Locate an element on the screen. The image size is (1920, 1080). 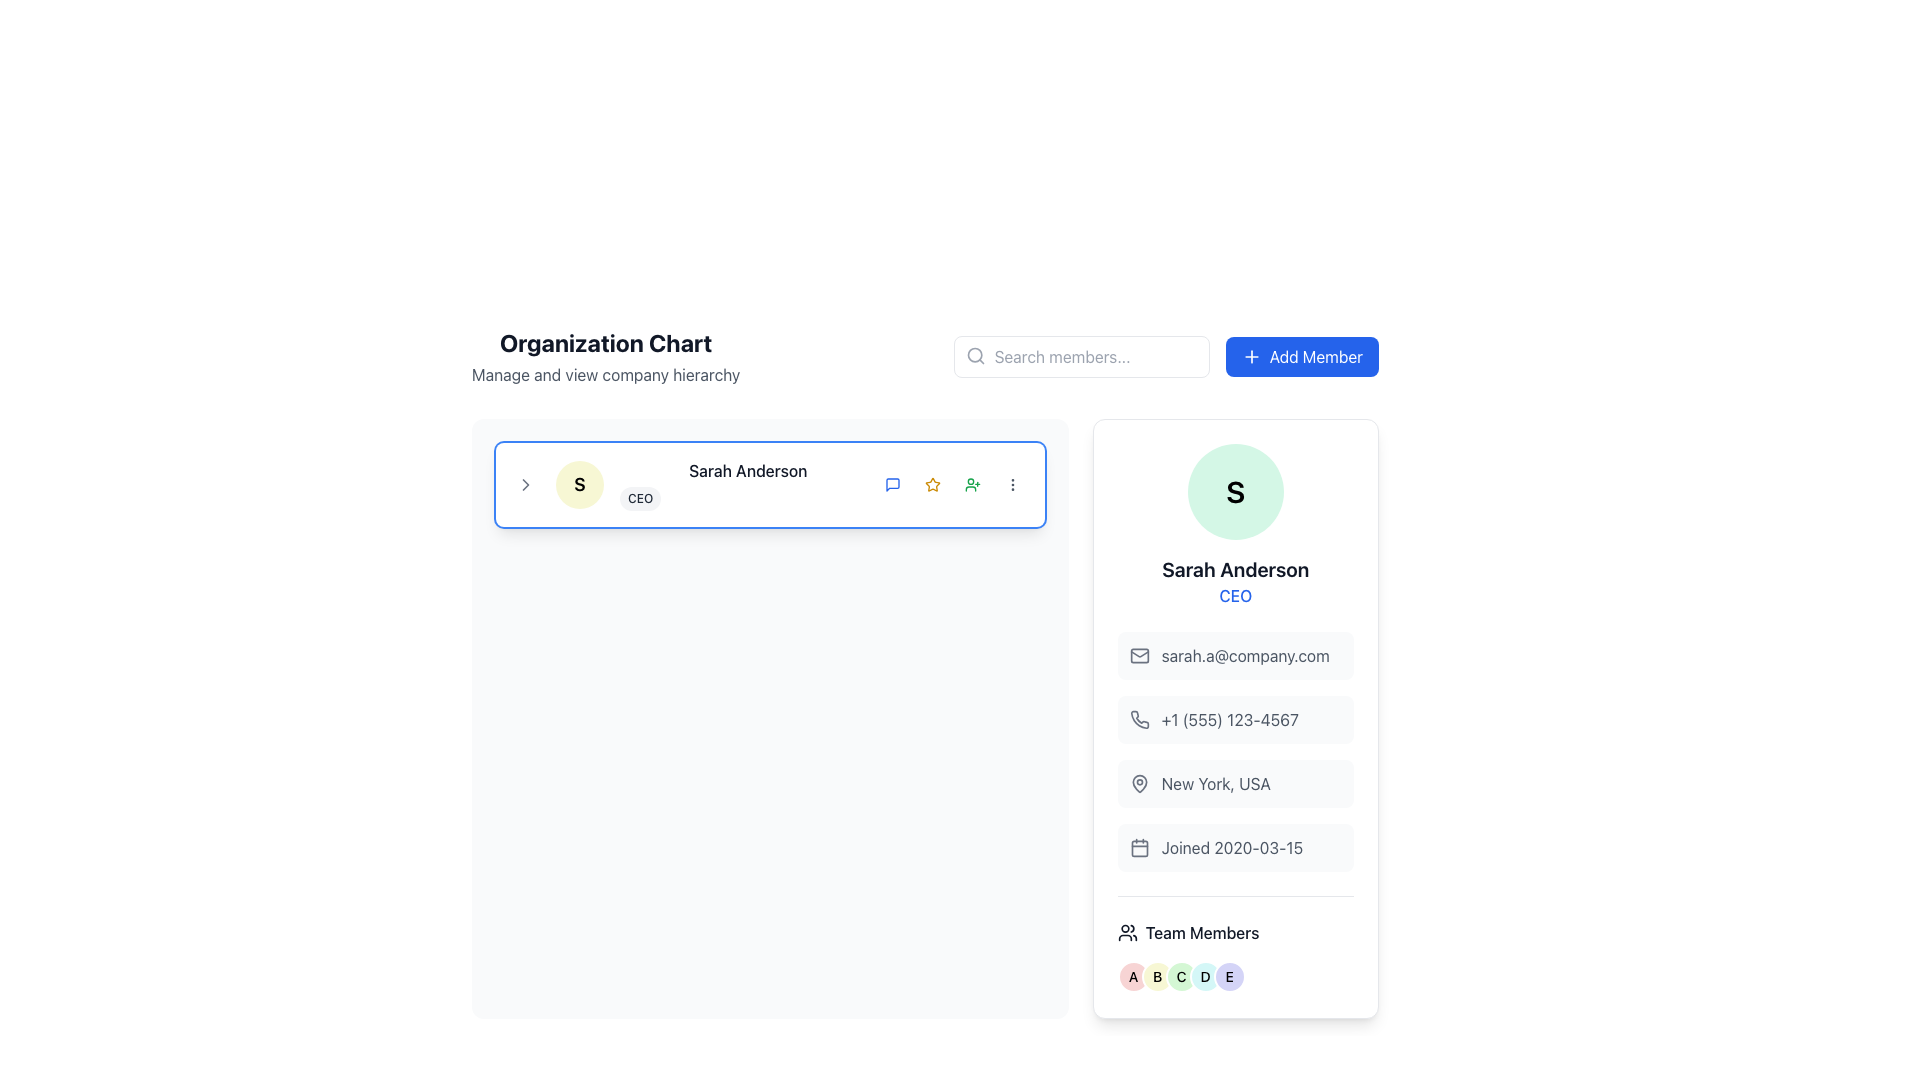
the circular avatar with the letter 'D', which is the fourth item in a horizontal list of avatars labeled 'A', 'B', 'C', 'D', 'E', located under the 'Team Members' section is located at coordinates (1204, 975).